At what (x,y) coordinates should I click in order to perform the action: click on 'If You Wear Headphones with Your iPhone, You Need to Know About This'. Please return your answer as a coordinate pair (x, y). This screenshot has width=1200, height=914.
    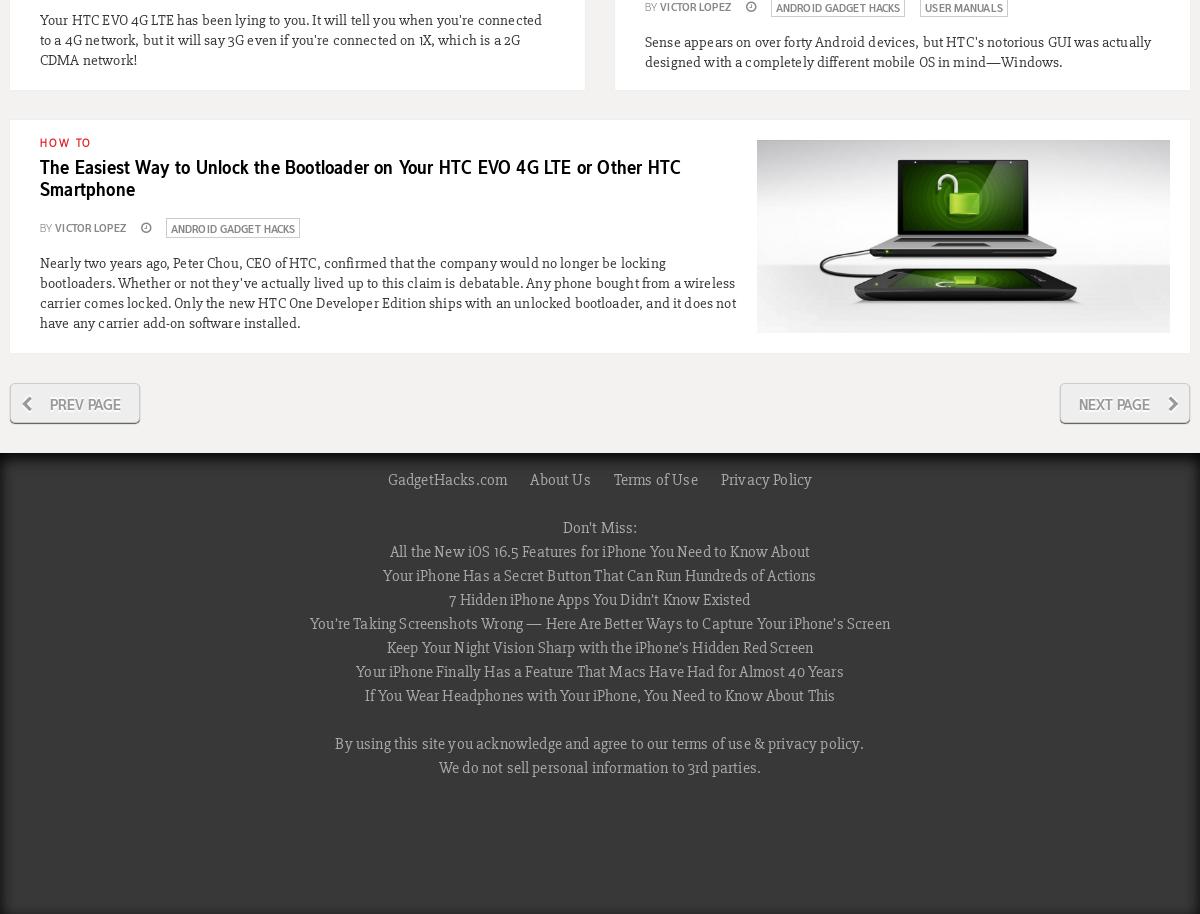
    Looking at the image, I should click on (598, 695).